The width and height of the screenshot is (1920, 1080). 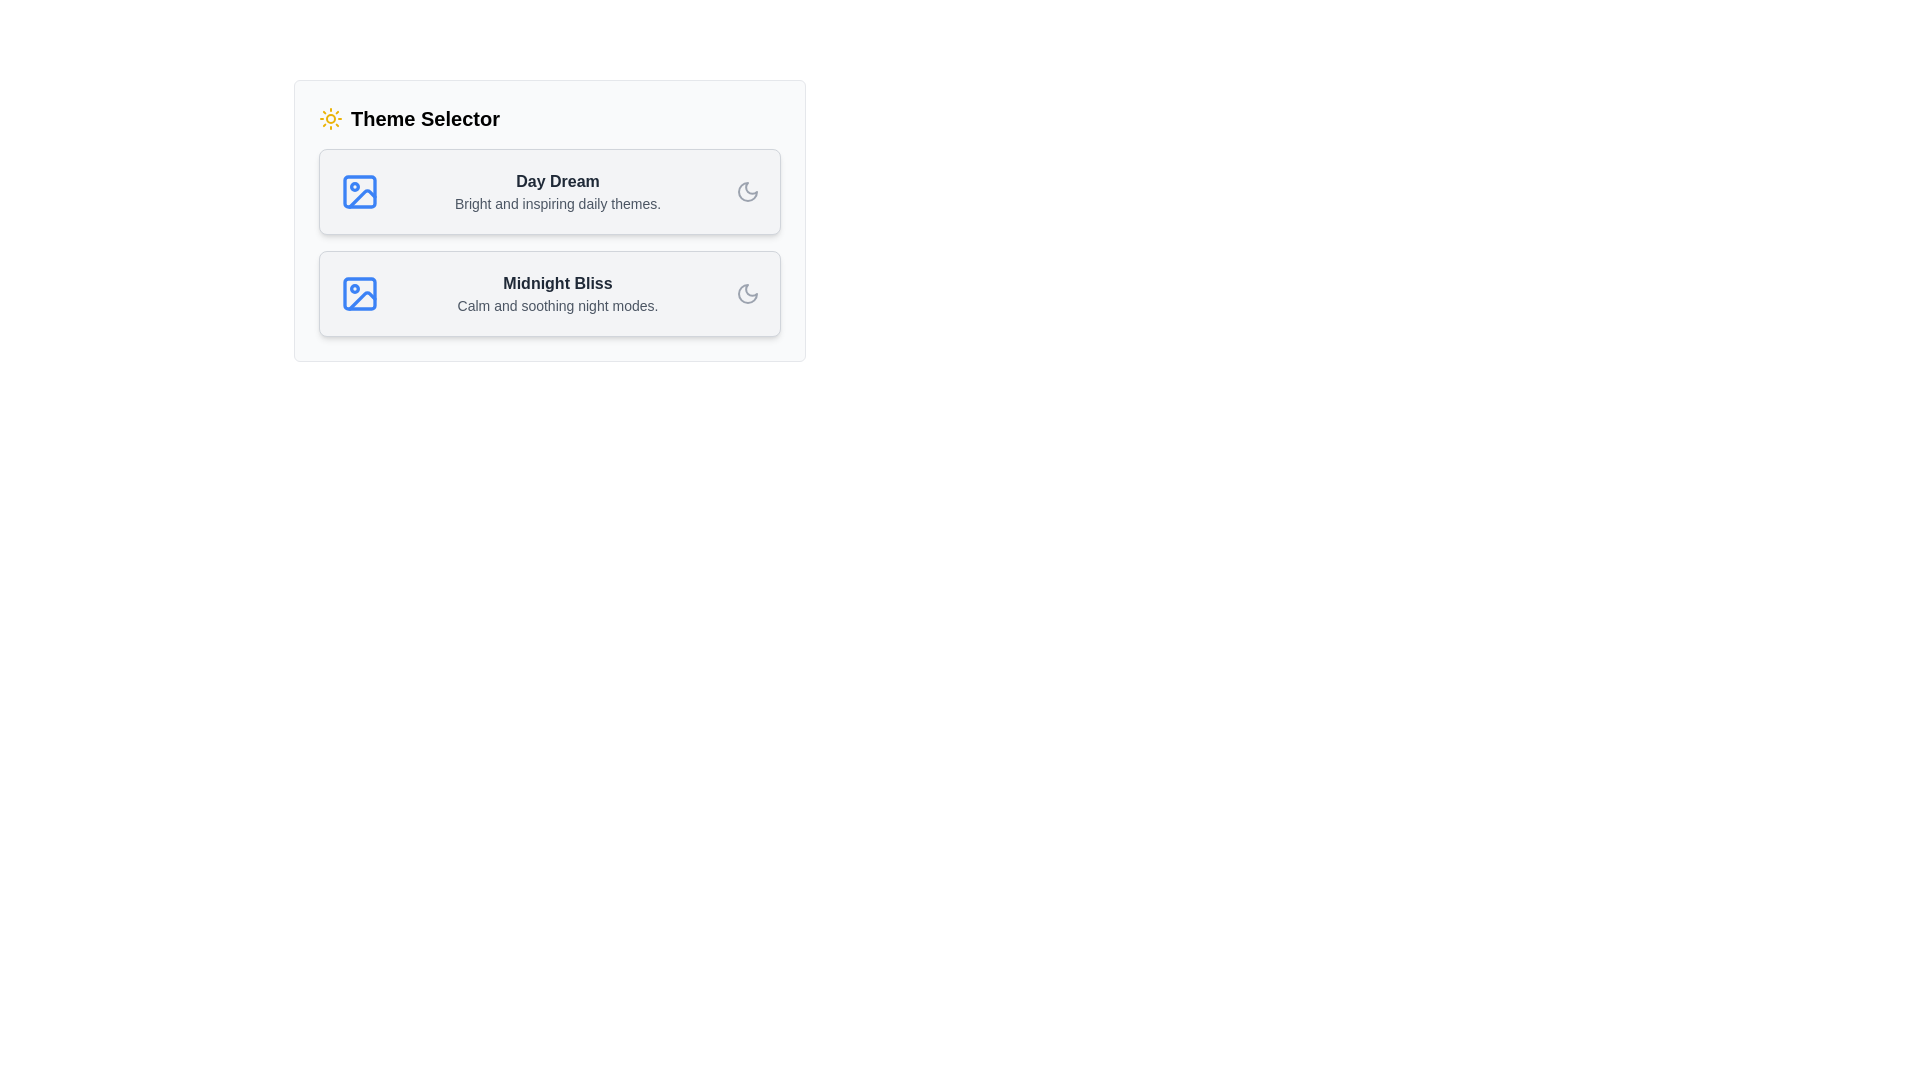 I want to click on the theme card for Midnight Bliss, so click(x=550, y=293).